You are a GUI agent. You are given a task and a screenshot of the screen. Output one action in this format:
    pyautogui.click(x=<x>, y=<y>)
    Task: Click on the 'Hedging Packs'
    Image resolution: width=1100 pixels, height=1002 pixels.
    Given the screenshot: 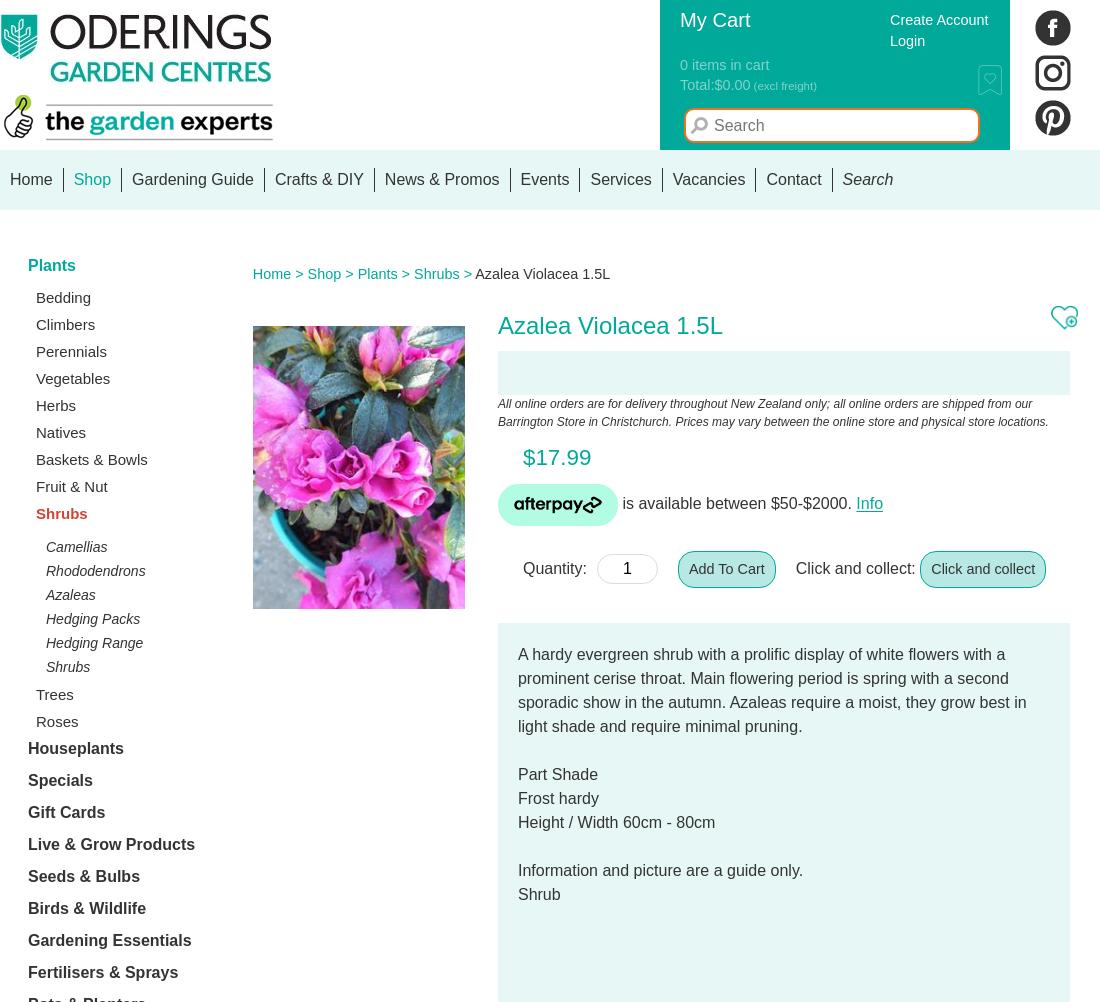 What is the action you would take?
    pyautogui.click(x=92, y=618)
    